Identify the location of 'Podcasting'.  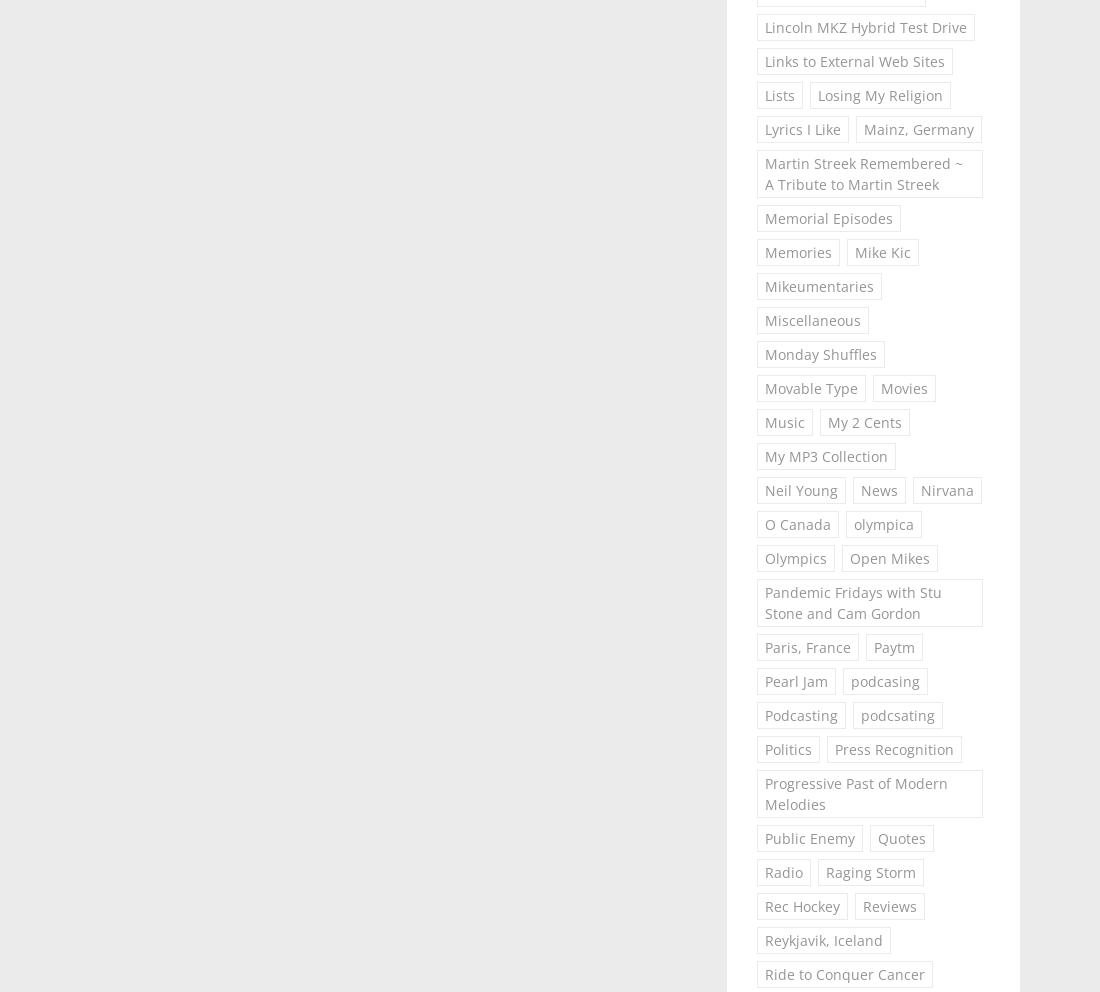
(763, 715).